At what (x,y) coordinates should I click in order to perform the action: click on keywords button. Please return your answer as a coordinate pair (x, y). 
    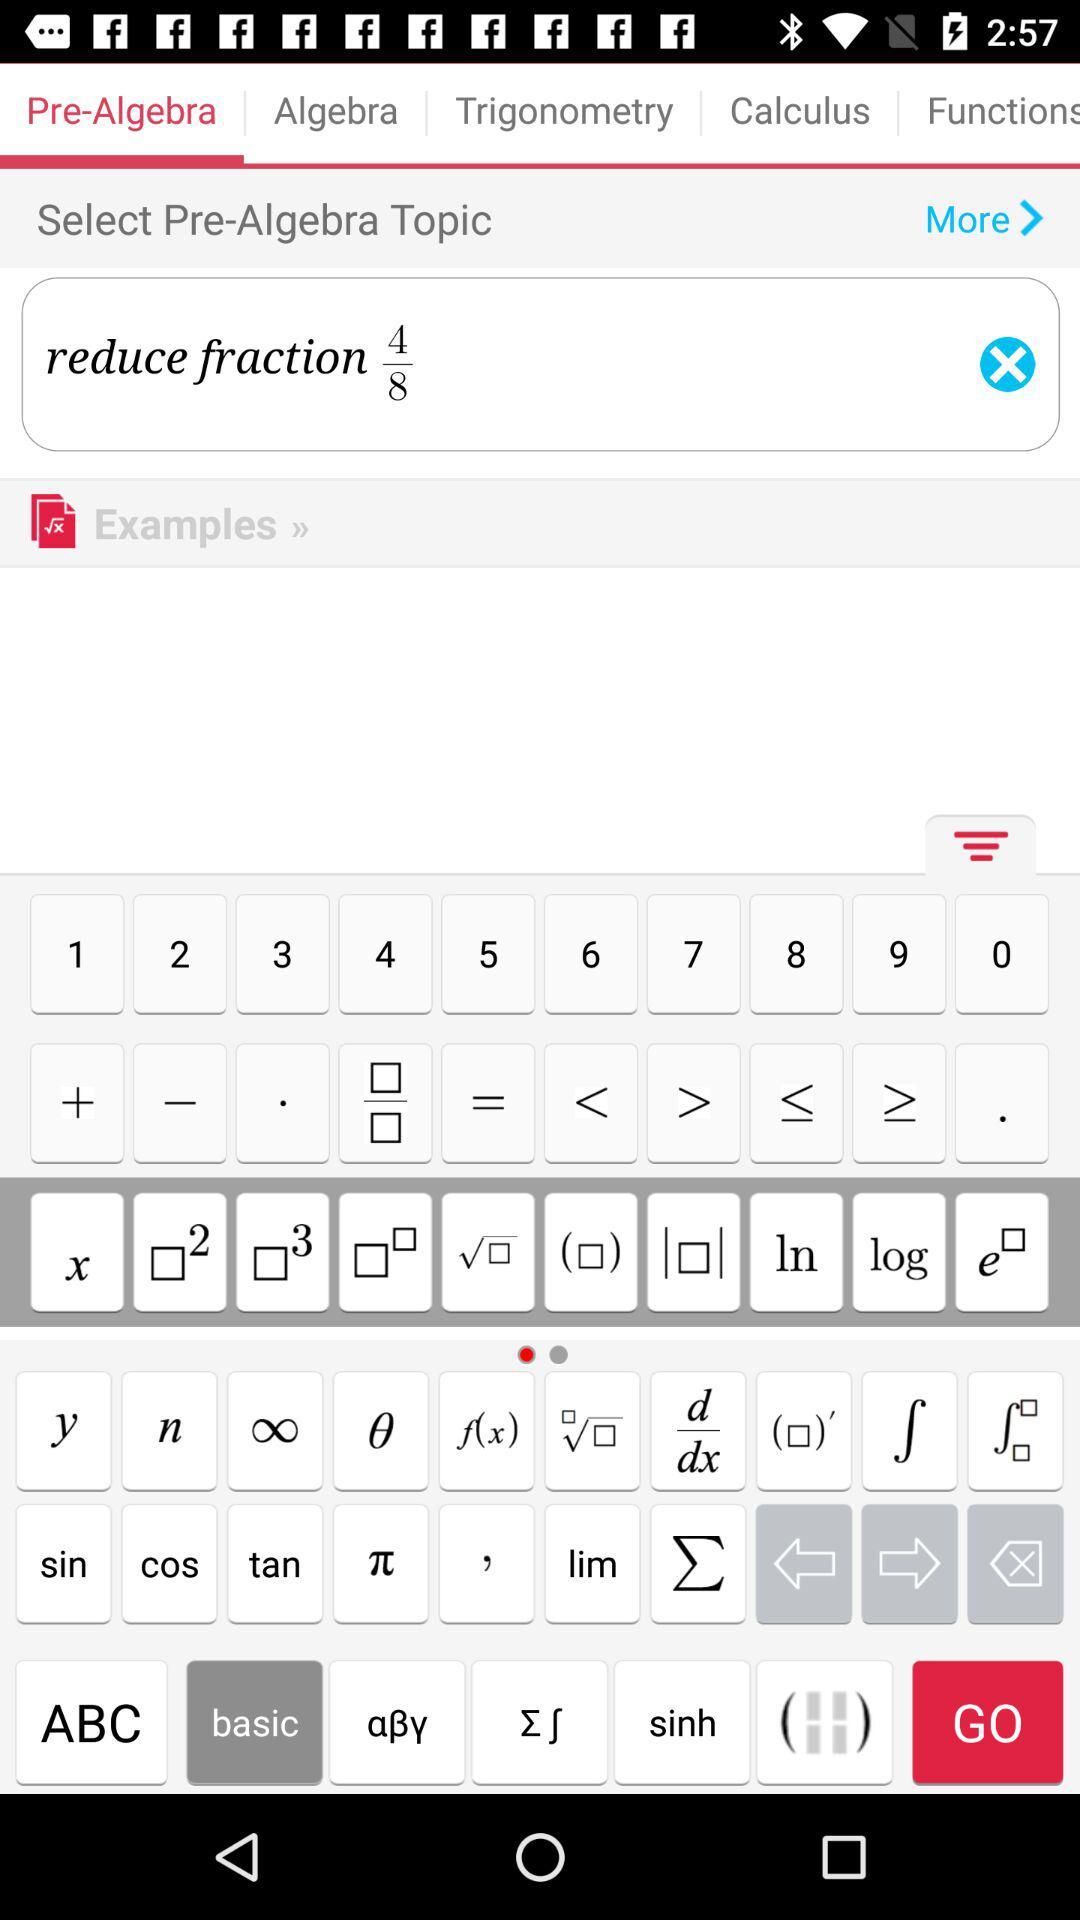
    Looking at the image, I should click on (385, 1251).